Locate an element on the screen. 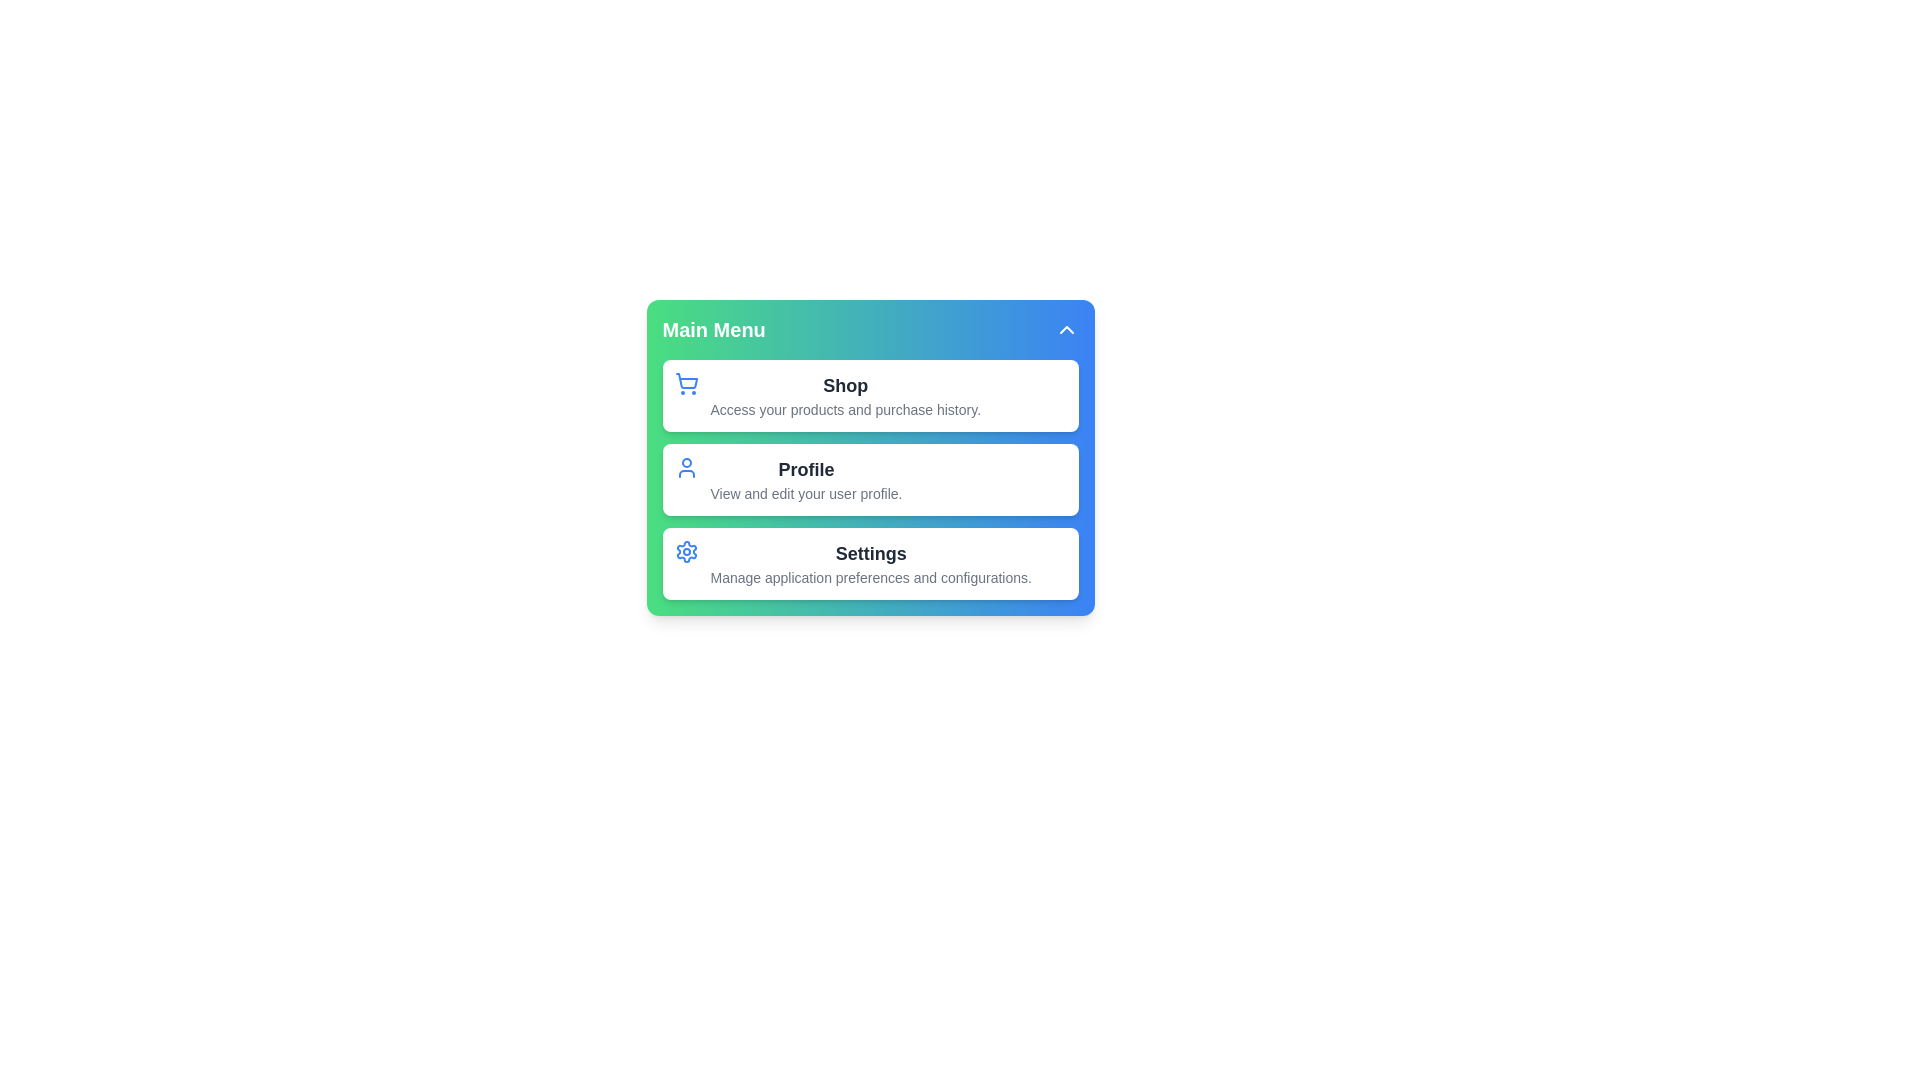  the icon of the menu item Settings is located at coordinates (686, 551).